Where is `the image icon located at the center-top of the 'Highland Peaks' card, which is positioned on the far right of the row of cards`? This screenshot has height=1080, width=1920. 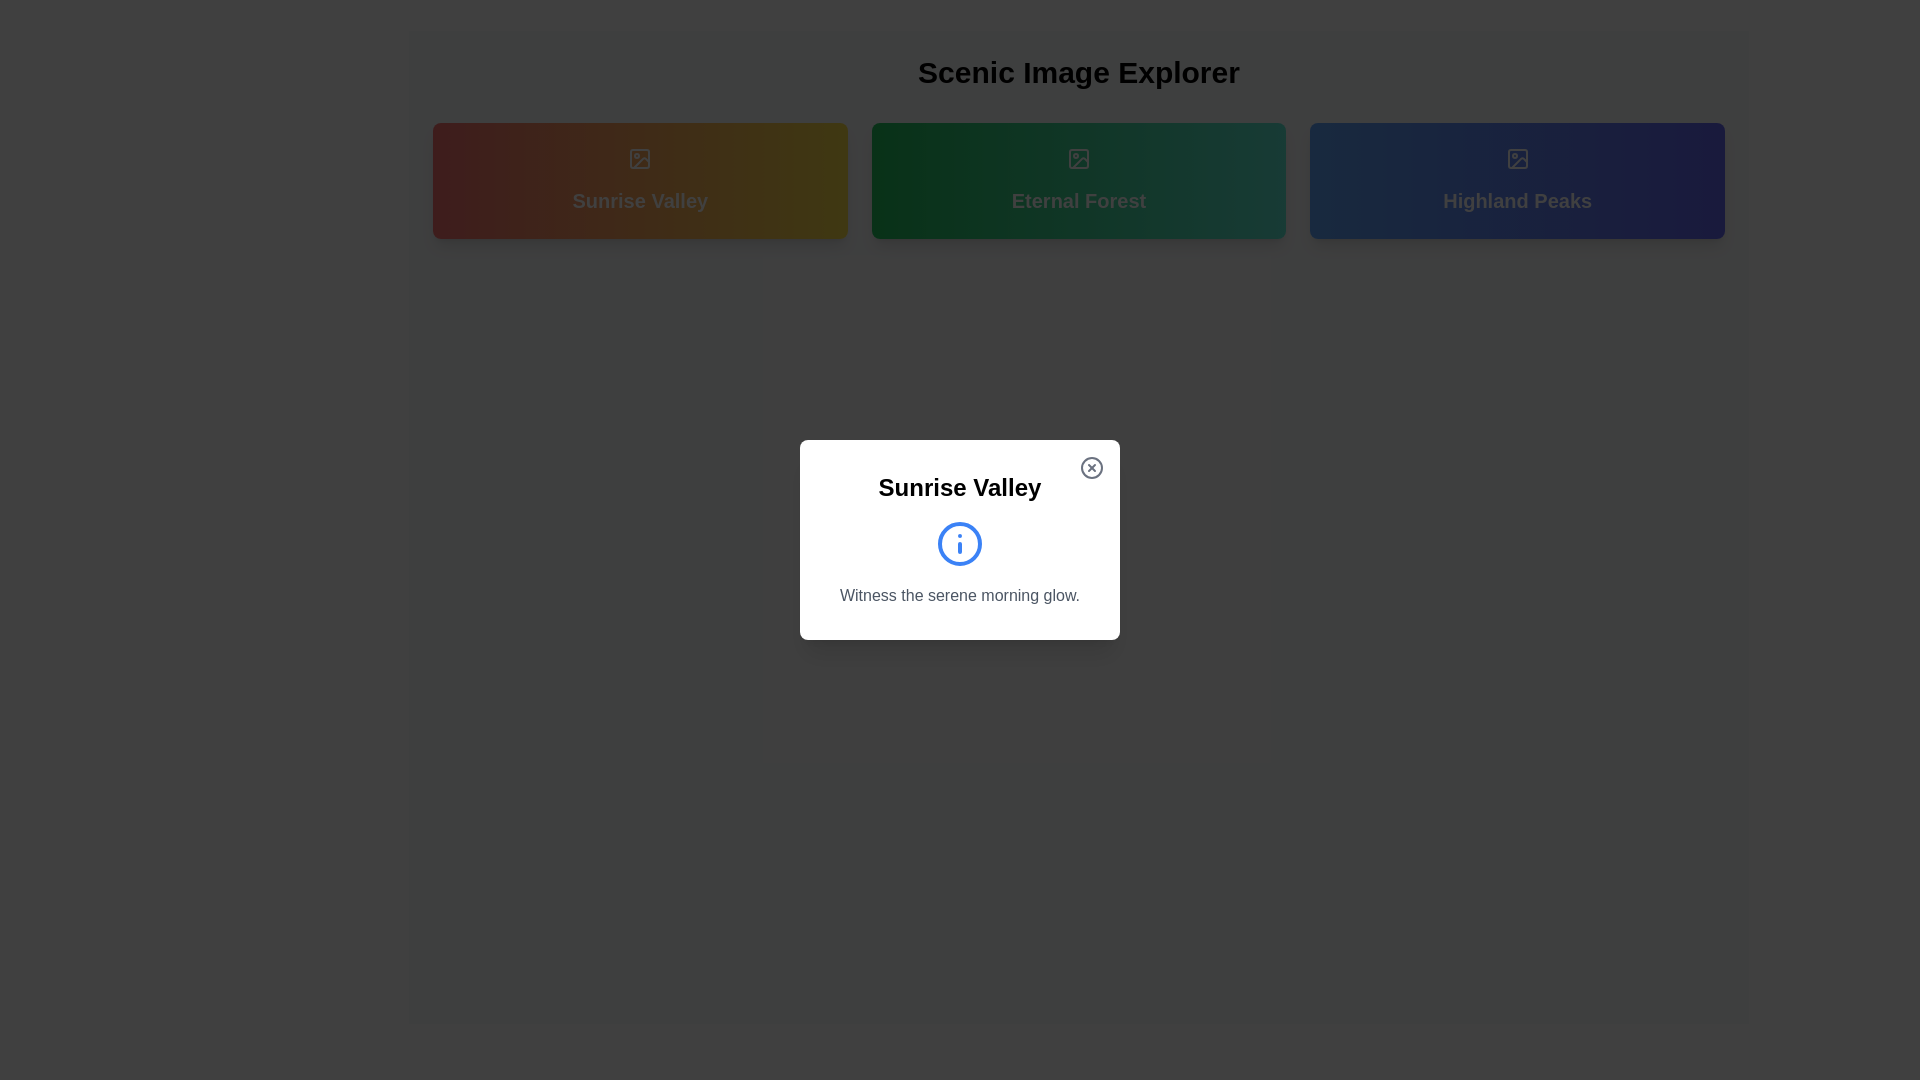 the image icon located at the center-top of the 'Highland Peaks' card, which is positioned on the far right of the row of cards is located at coordinates (1517, 157).